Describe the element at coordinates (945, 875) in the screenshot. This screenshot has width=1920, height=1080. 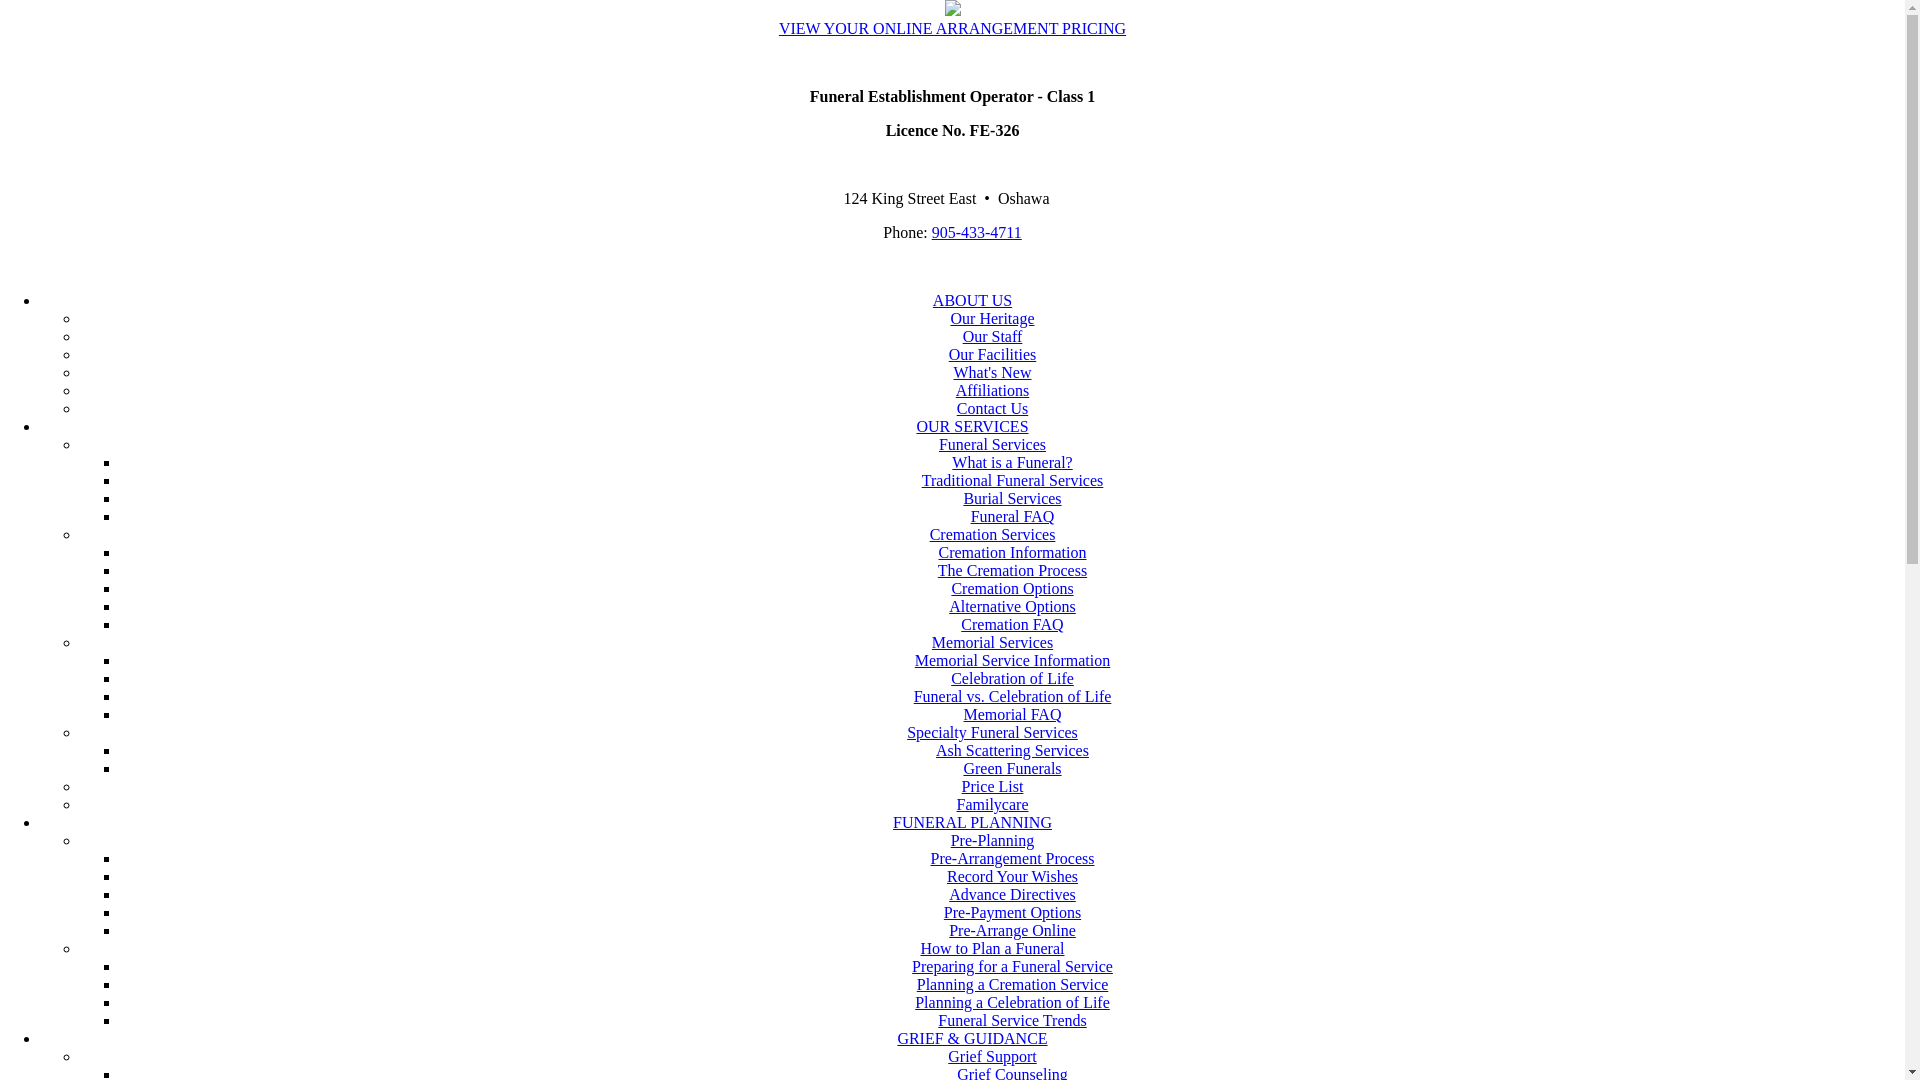
I see `'Record Your Wishes'` at that location.